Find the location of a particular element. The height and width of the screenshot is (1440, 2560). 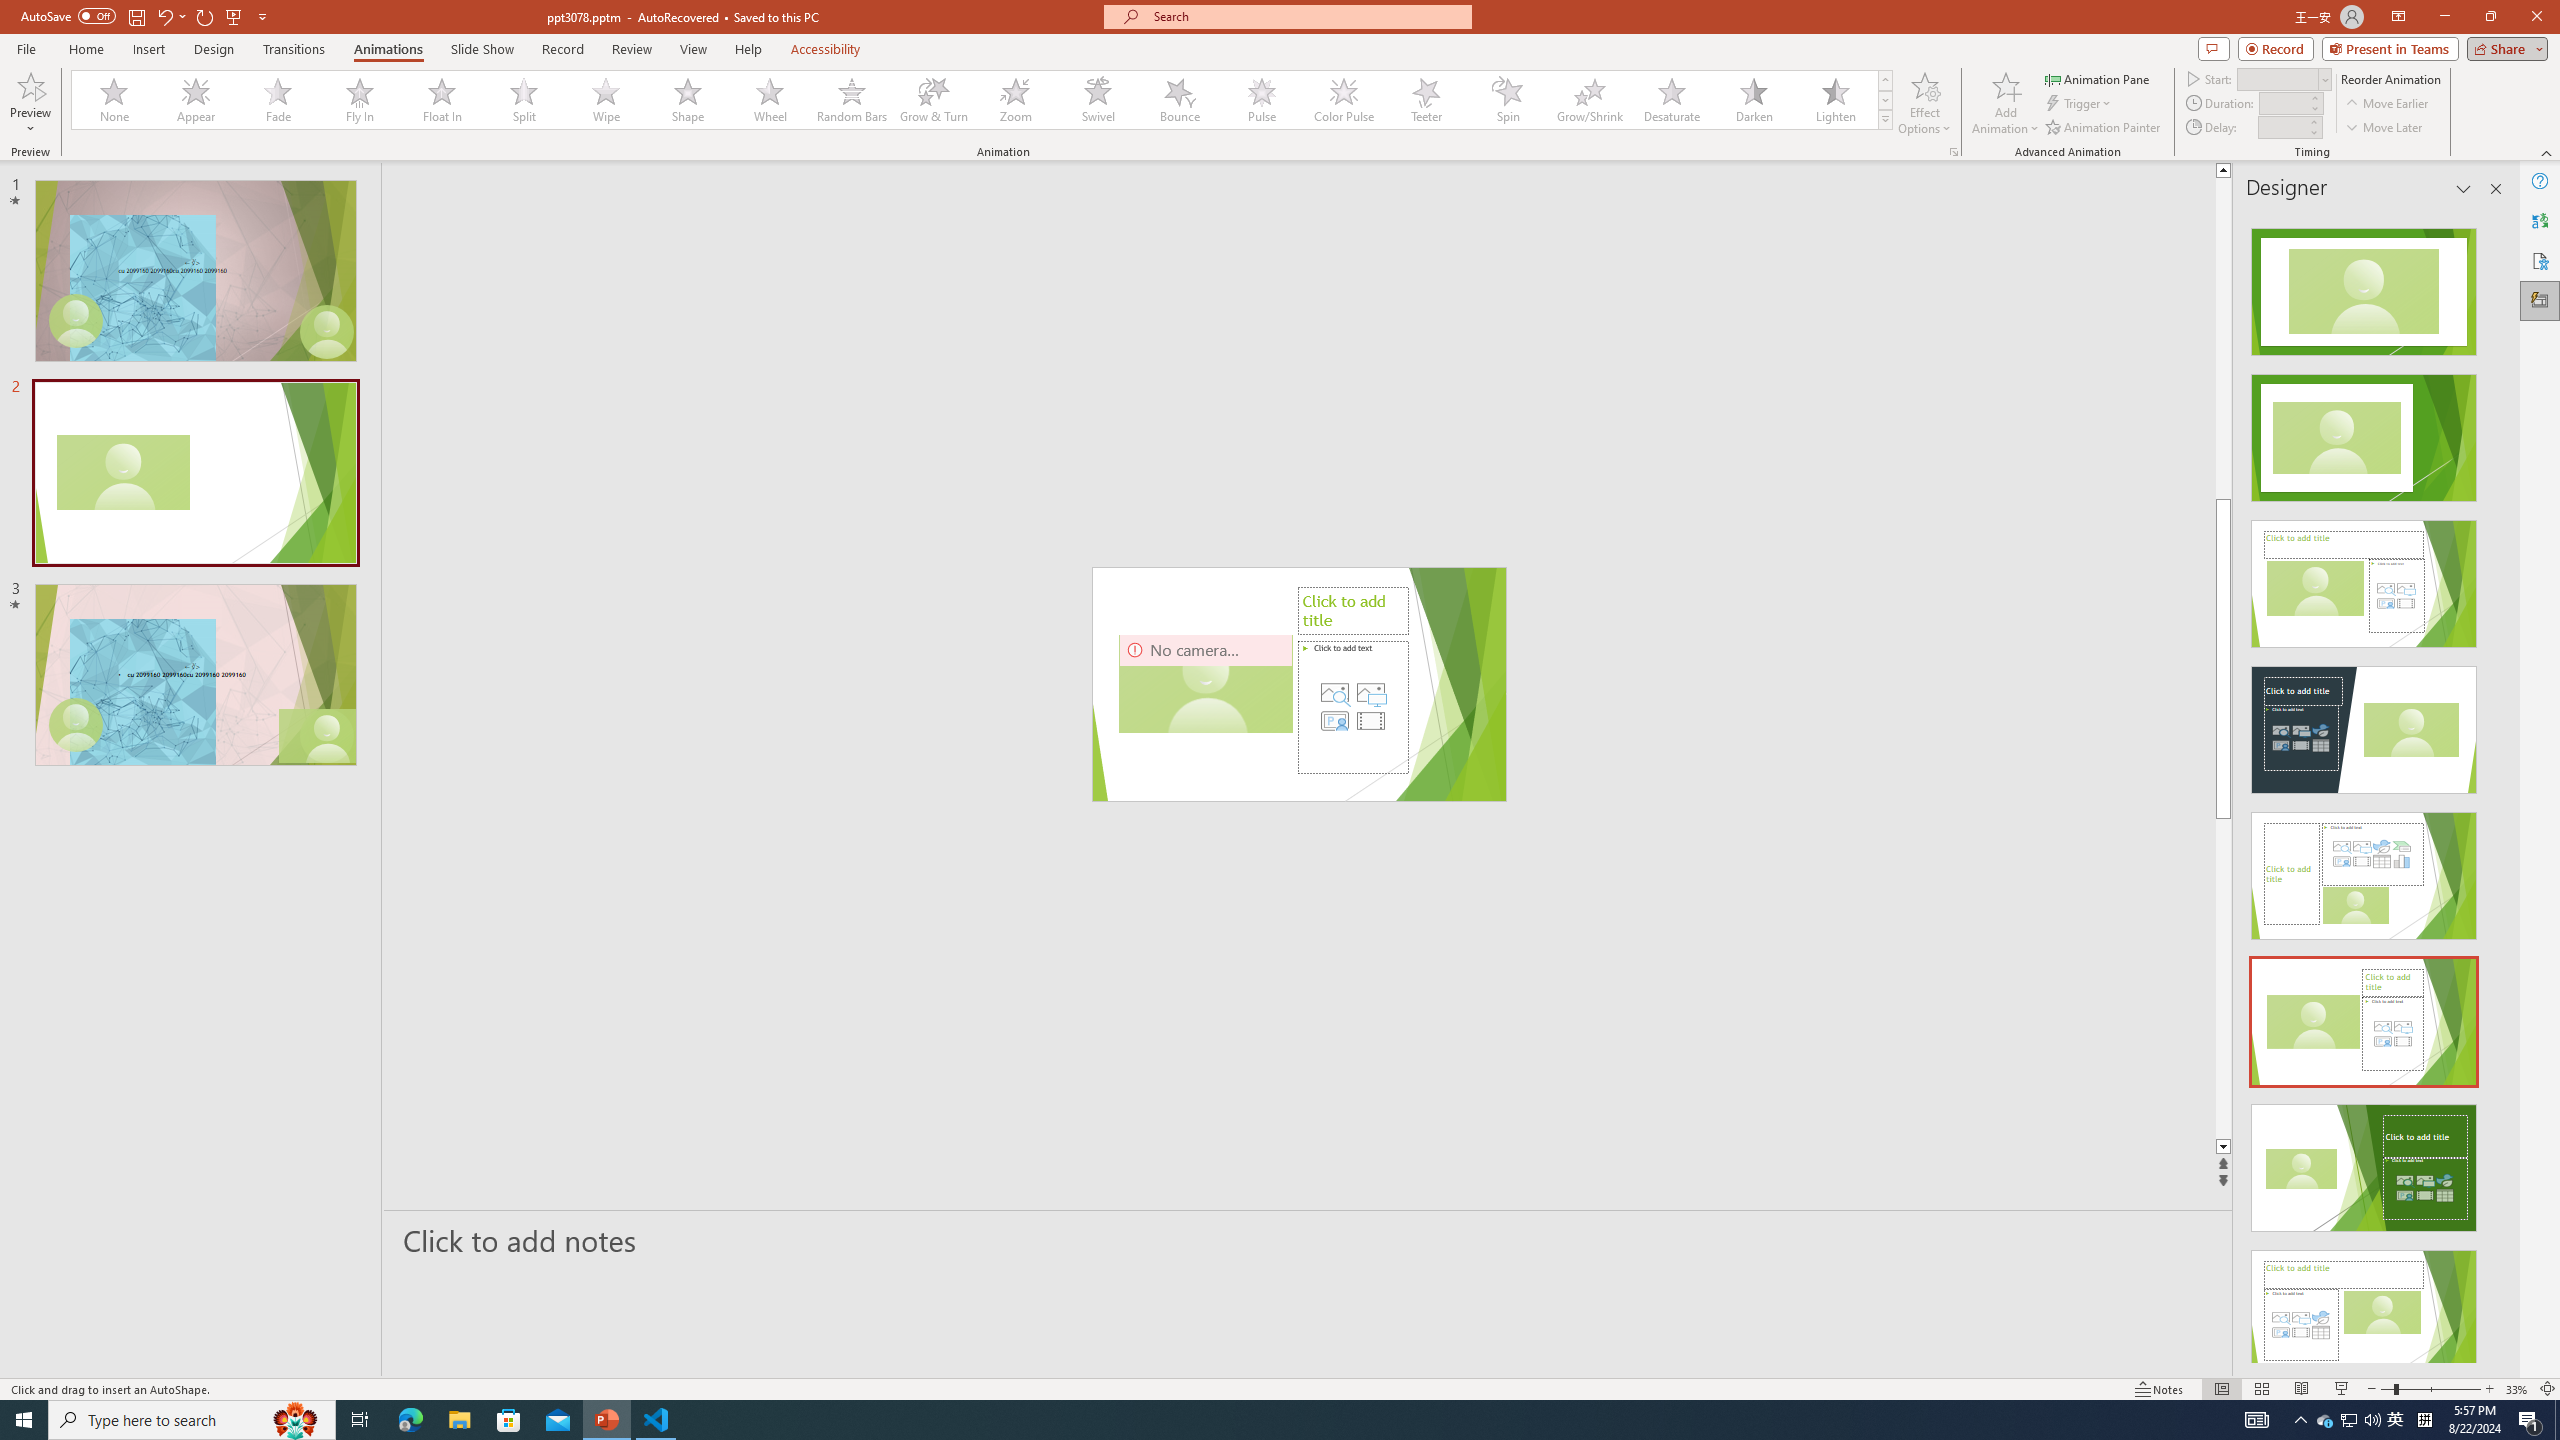

'Class: NetUIScrollBar' is located at coordinates (2494, 786).